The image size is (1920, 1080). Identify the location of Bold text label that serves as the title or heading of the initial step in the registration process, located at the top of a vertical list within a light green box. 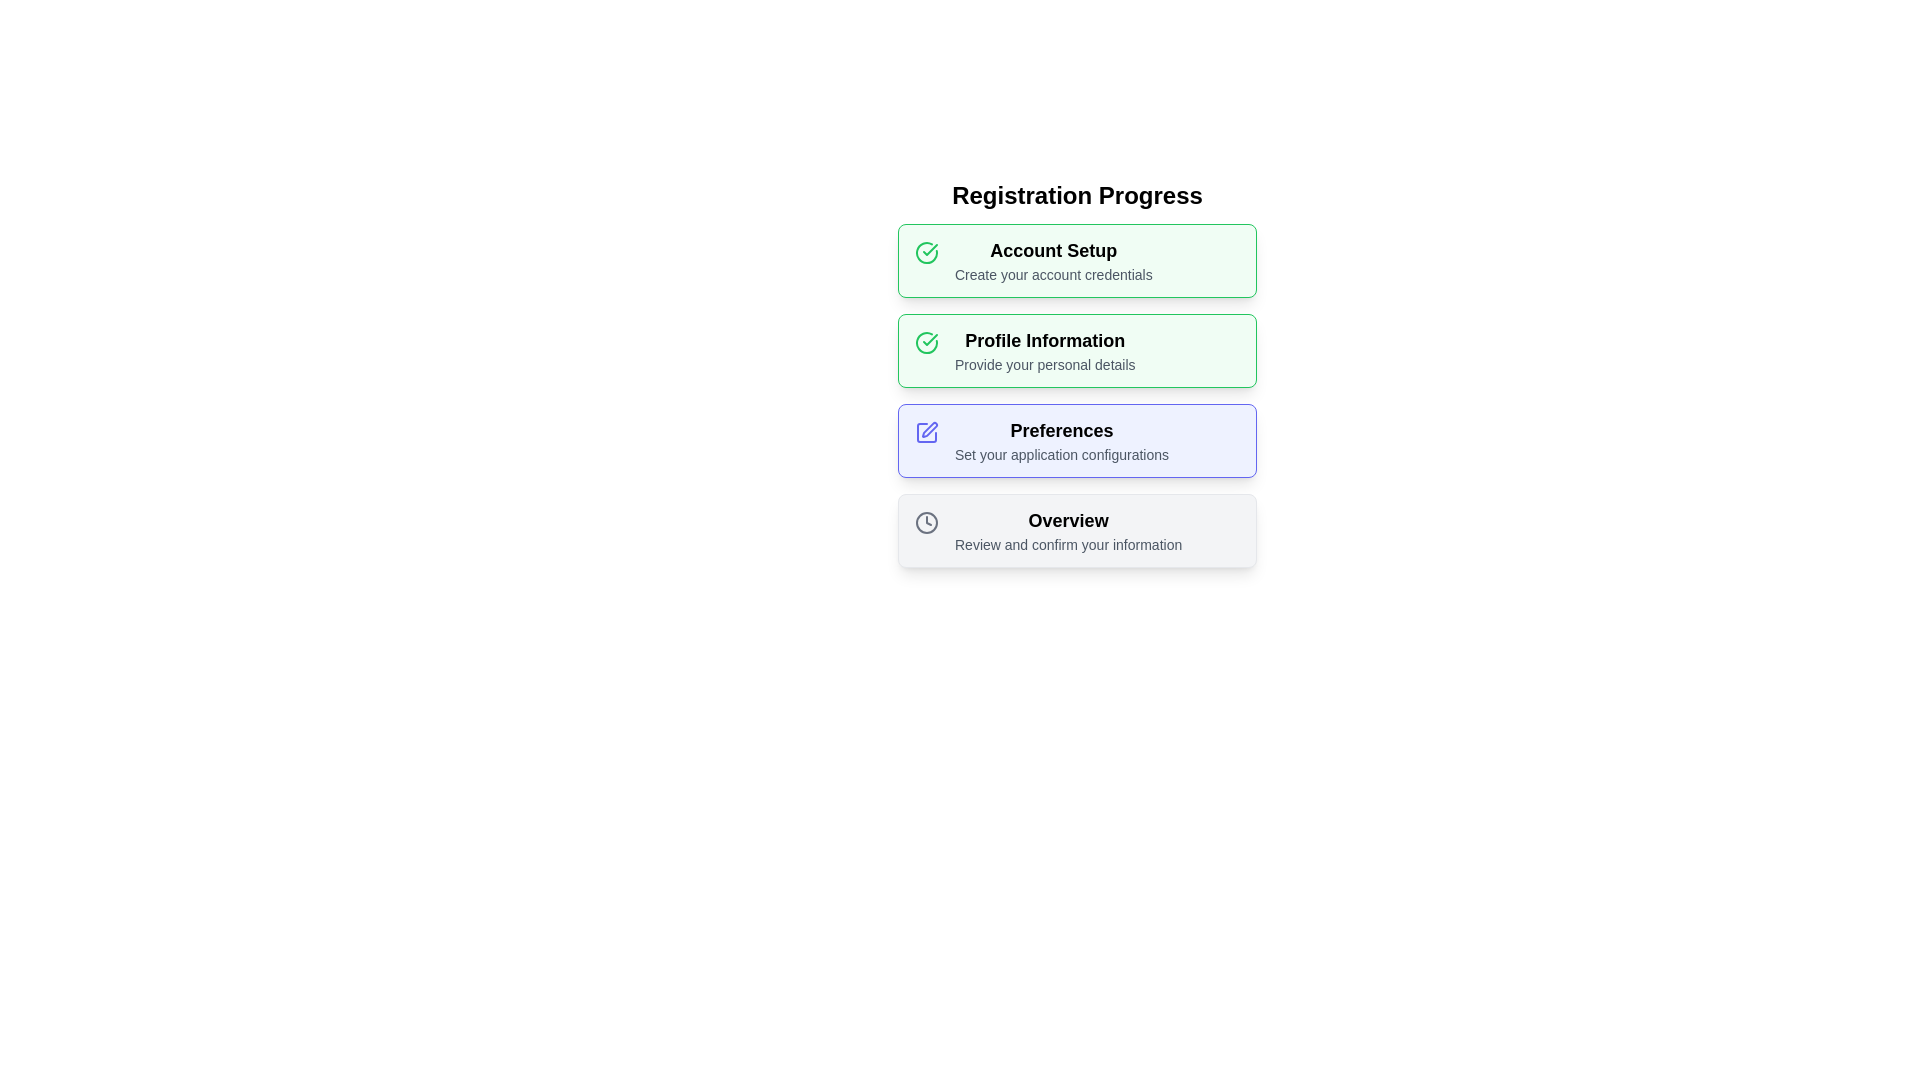
(1052, 249).